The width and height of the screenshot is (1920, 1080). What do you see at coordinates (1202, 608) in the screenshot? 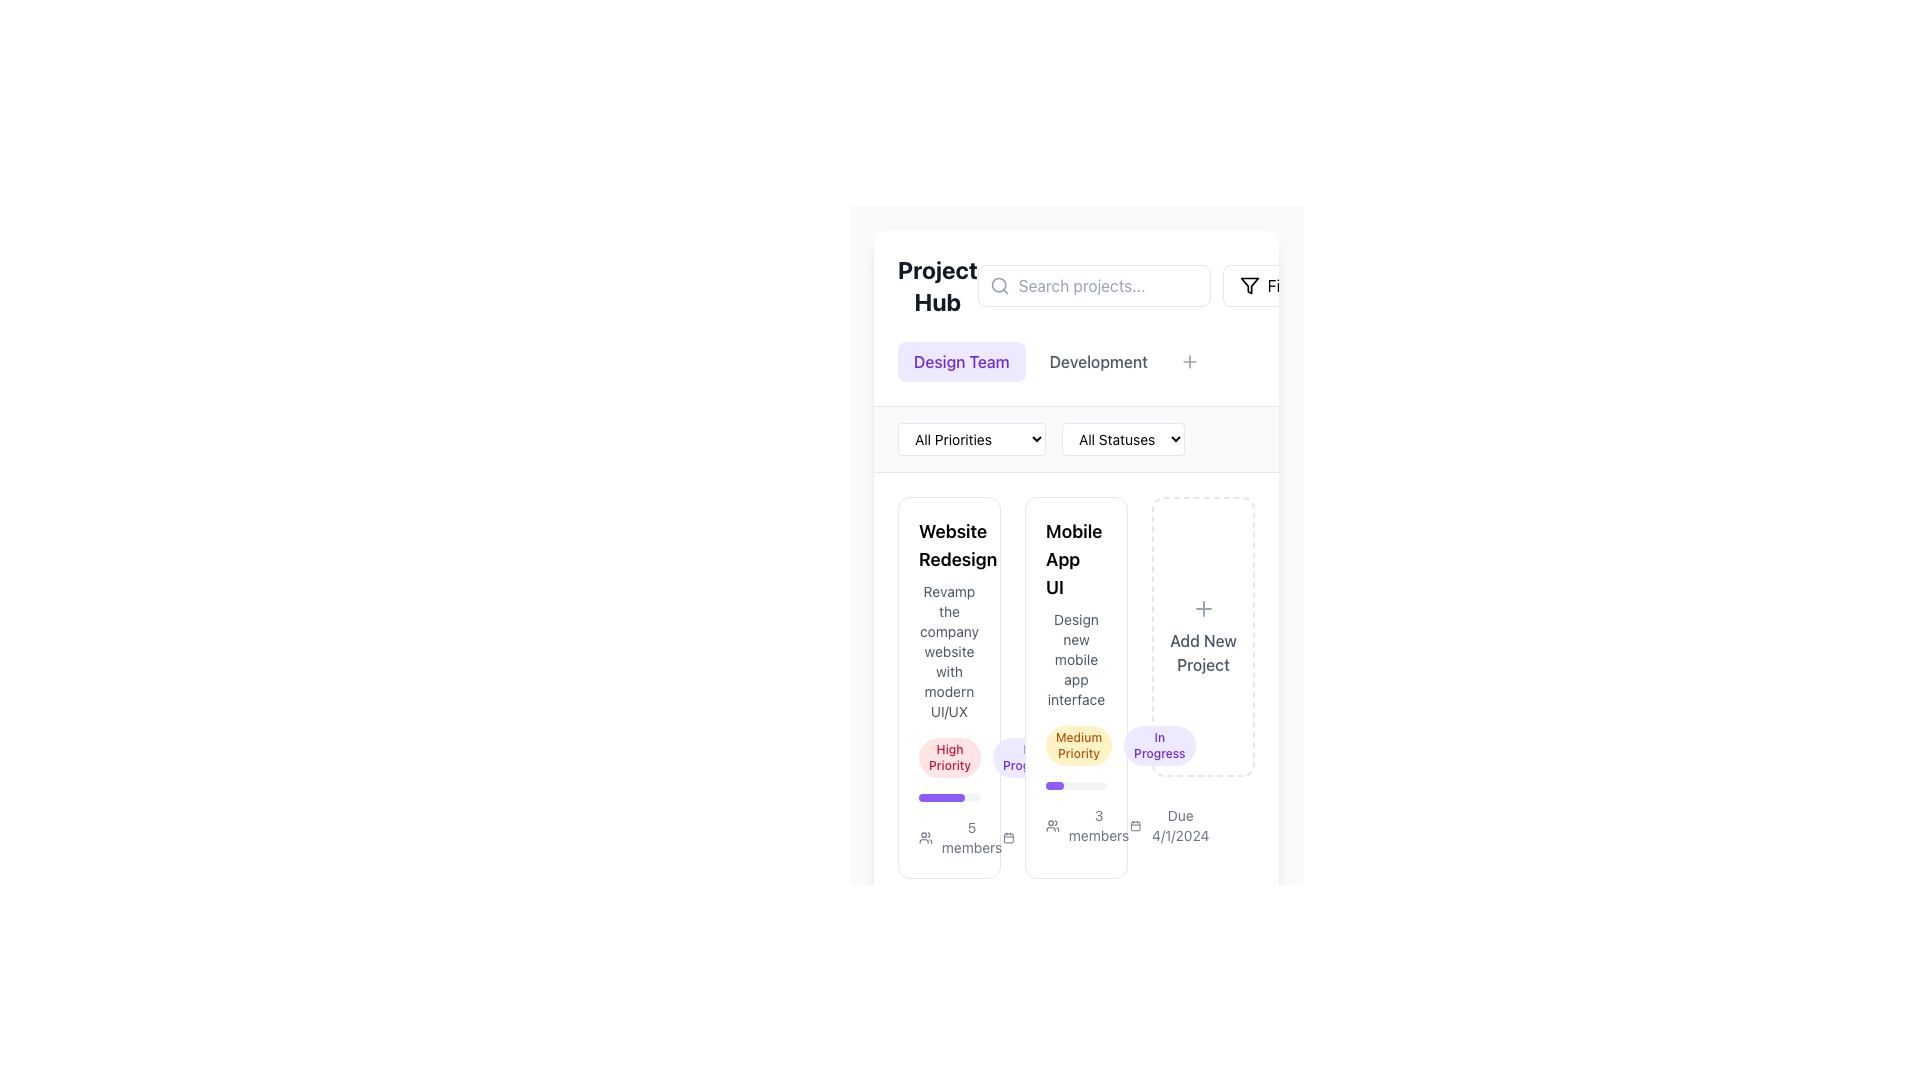
I see `the circular '+' icon located in the center of the 'Add New Project' card for keyboard interaction` at bounding box center [1202, 608].